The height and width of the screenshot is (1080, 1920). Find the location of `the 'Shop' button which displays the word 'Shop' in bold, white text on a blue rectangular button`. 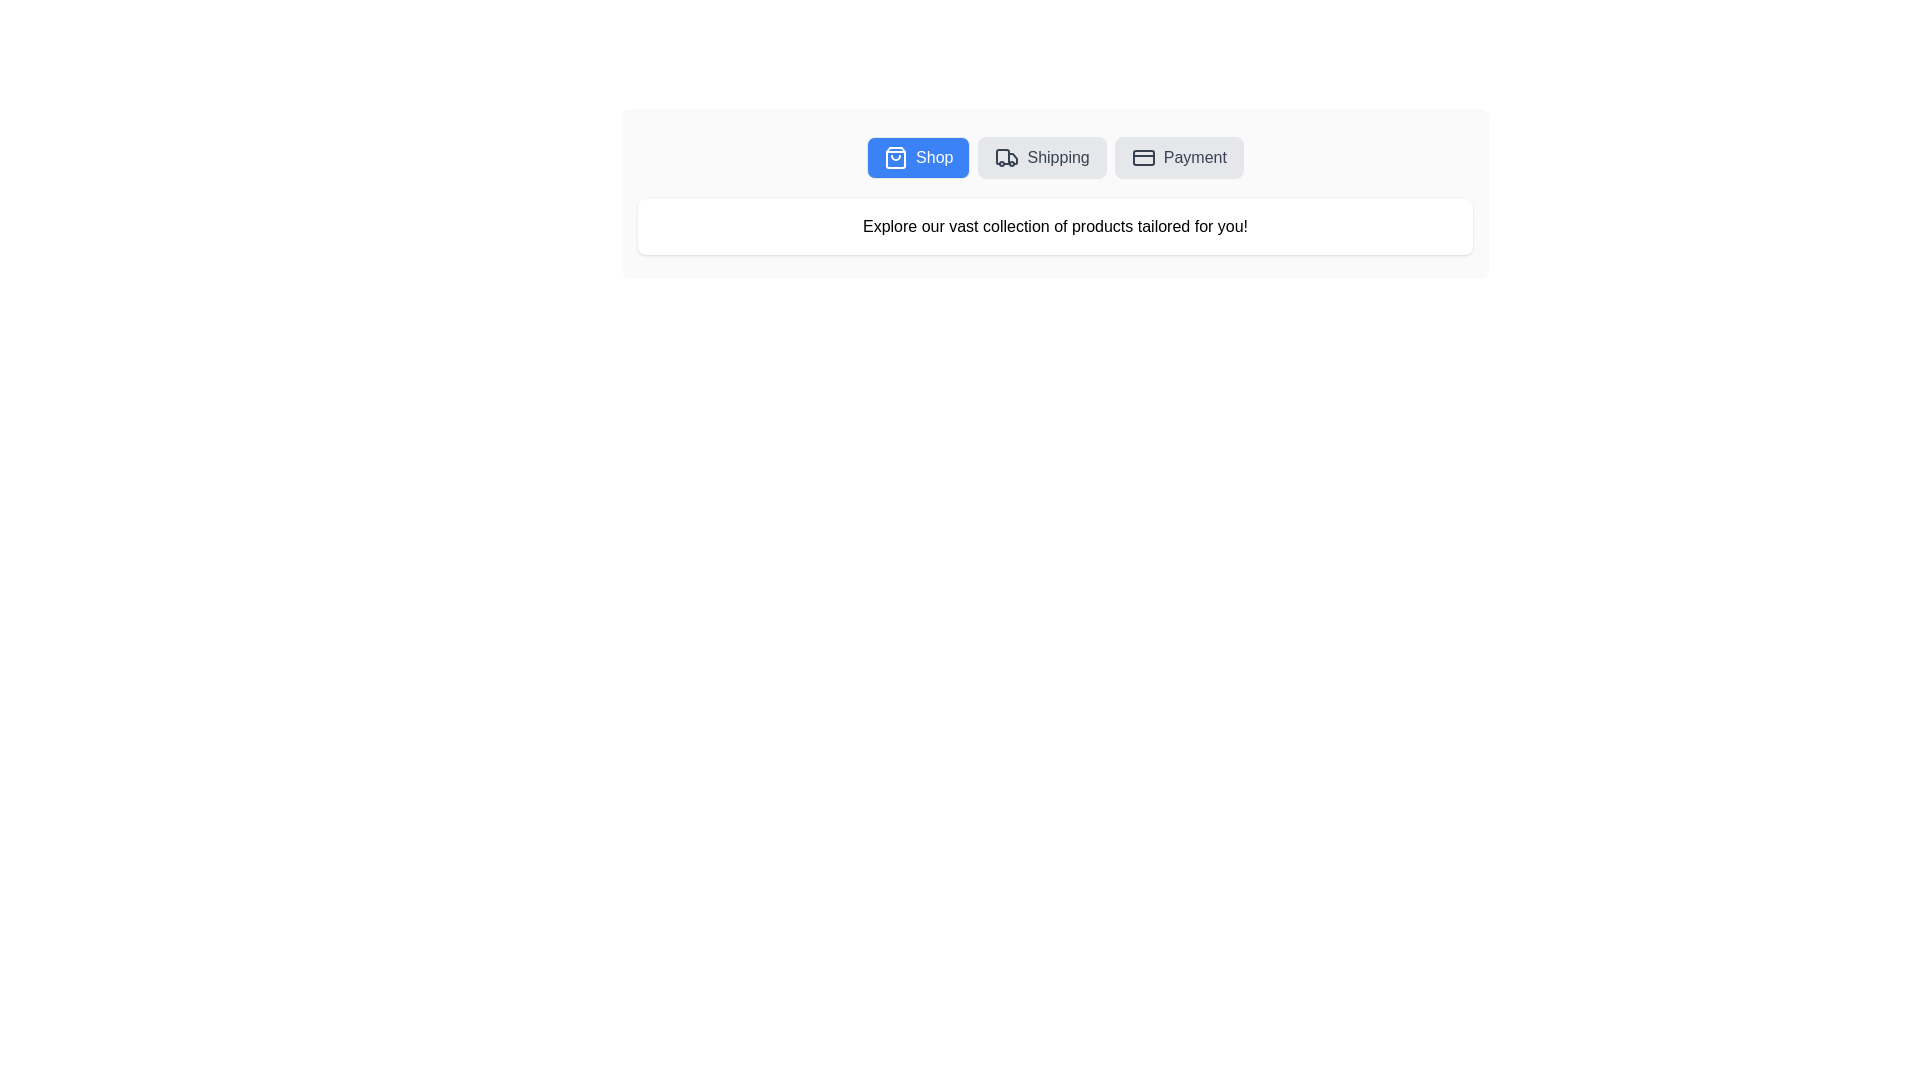

the 'Shop' button which displays the word 'Shop' in bold, white text on a blue rectangular button is located at coordinates (933, 157).